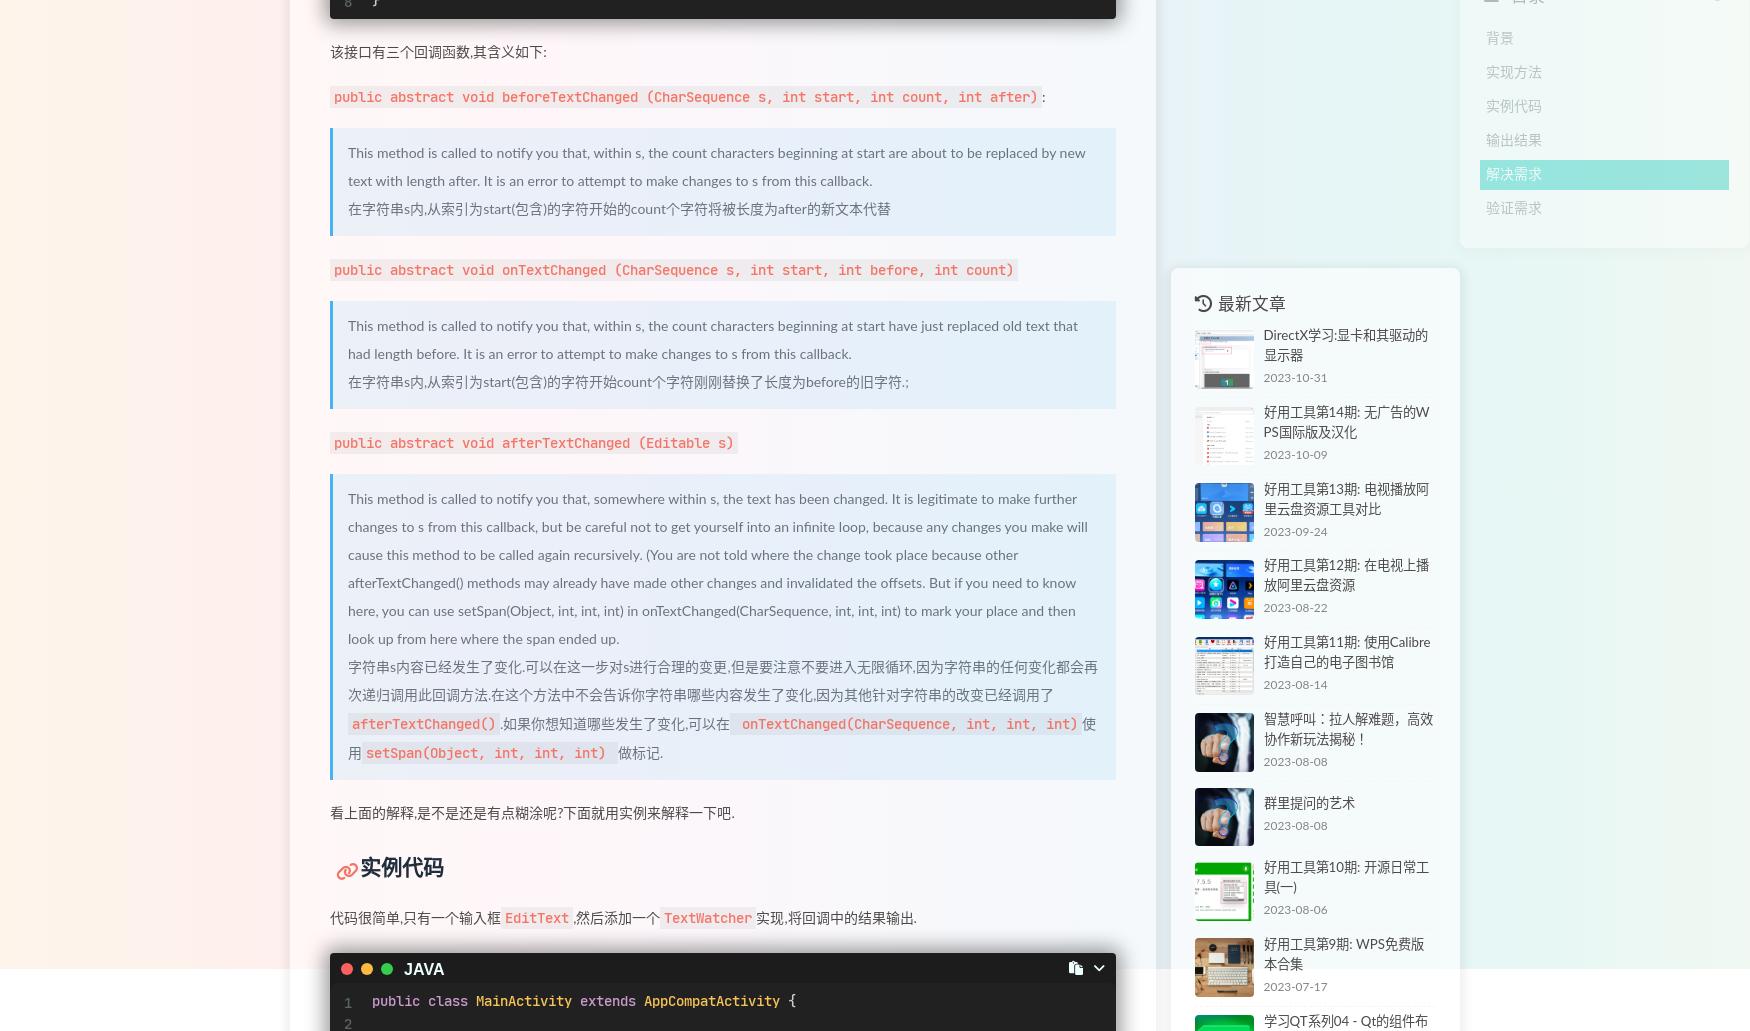  Describe the element at coordinates (1346, 653) in the screenshot. I see `'好用工具第11期: 使用Calibre打造自己的电子图书馆'` at that location.